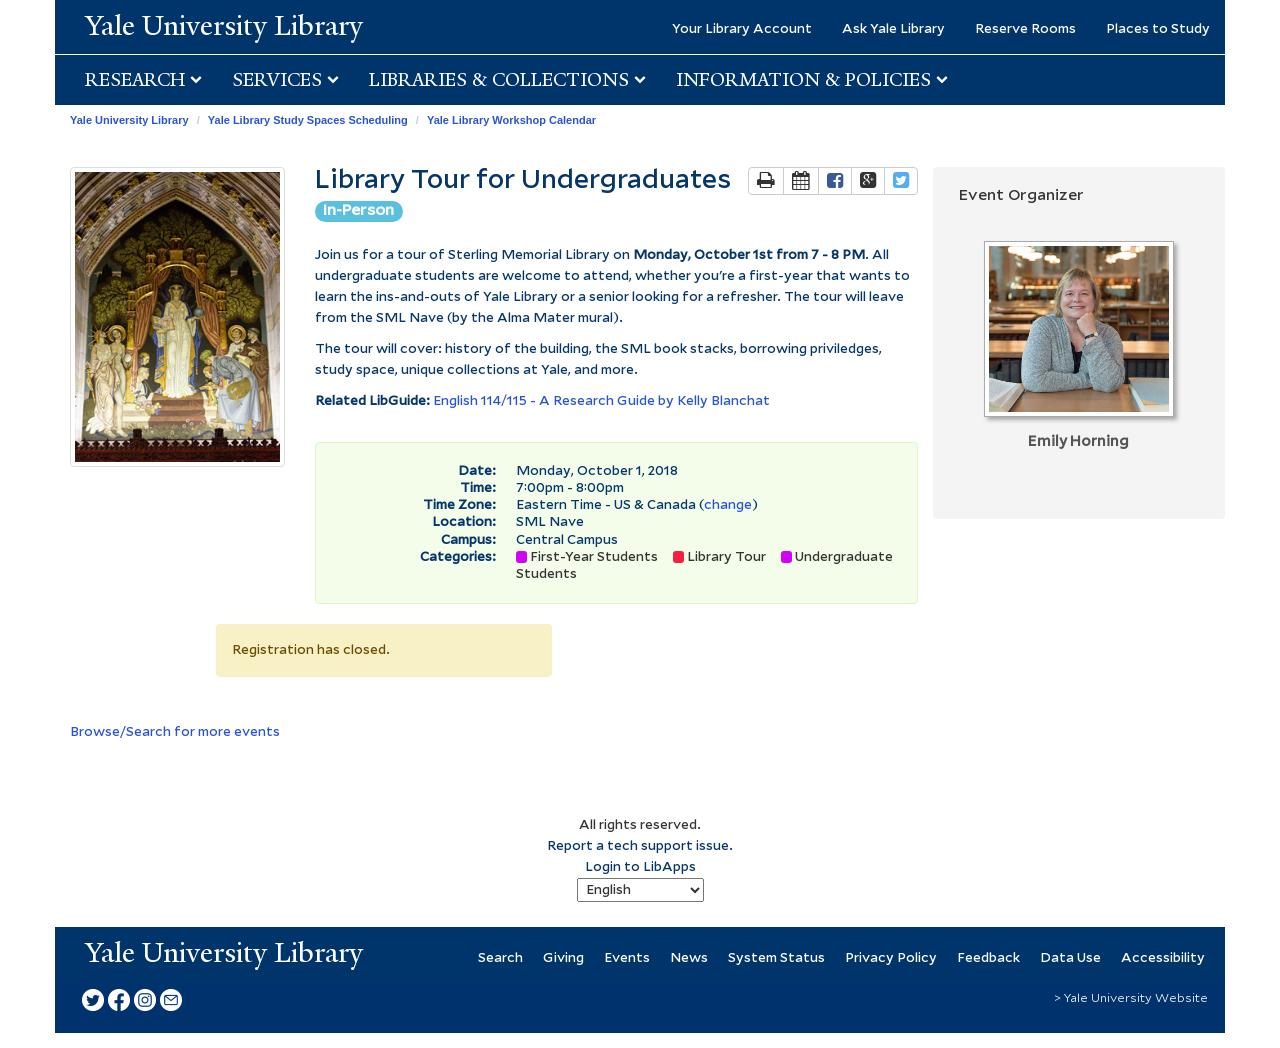 This screenshot has height=1048, width=1280. Describe the element at coordinates (726, 957) in the screenshot. I see `'System Status'` at that location.